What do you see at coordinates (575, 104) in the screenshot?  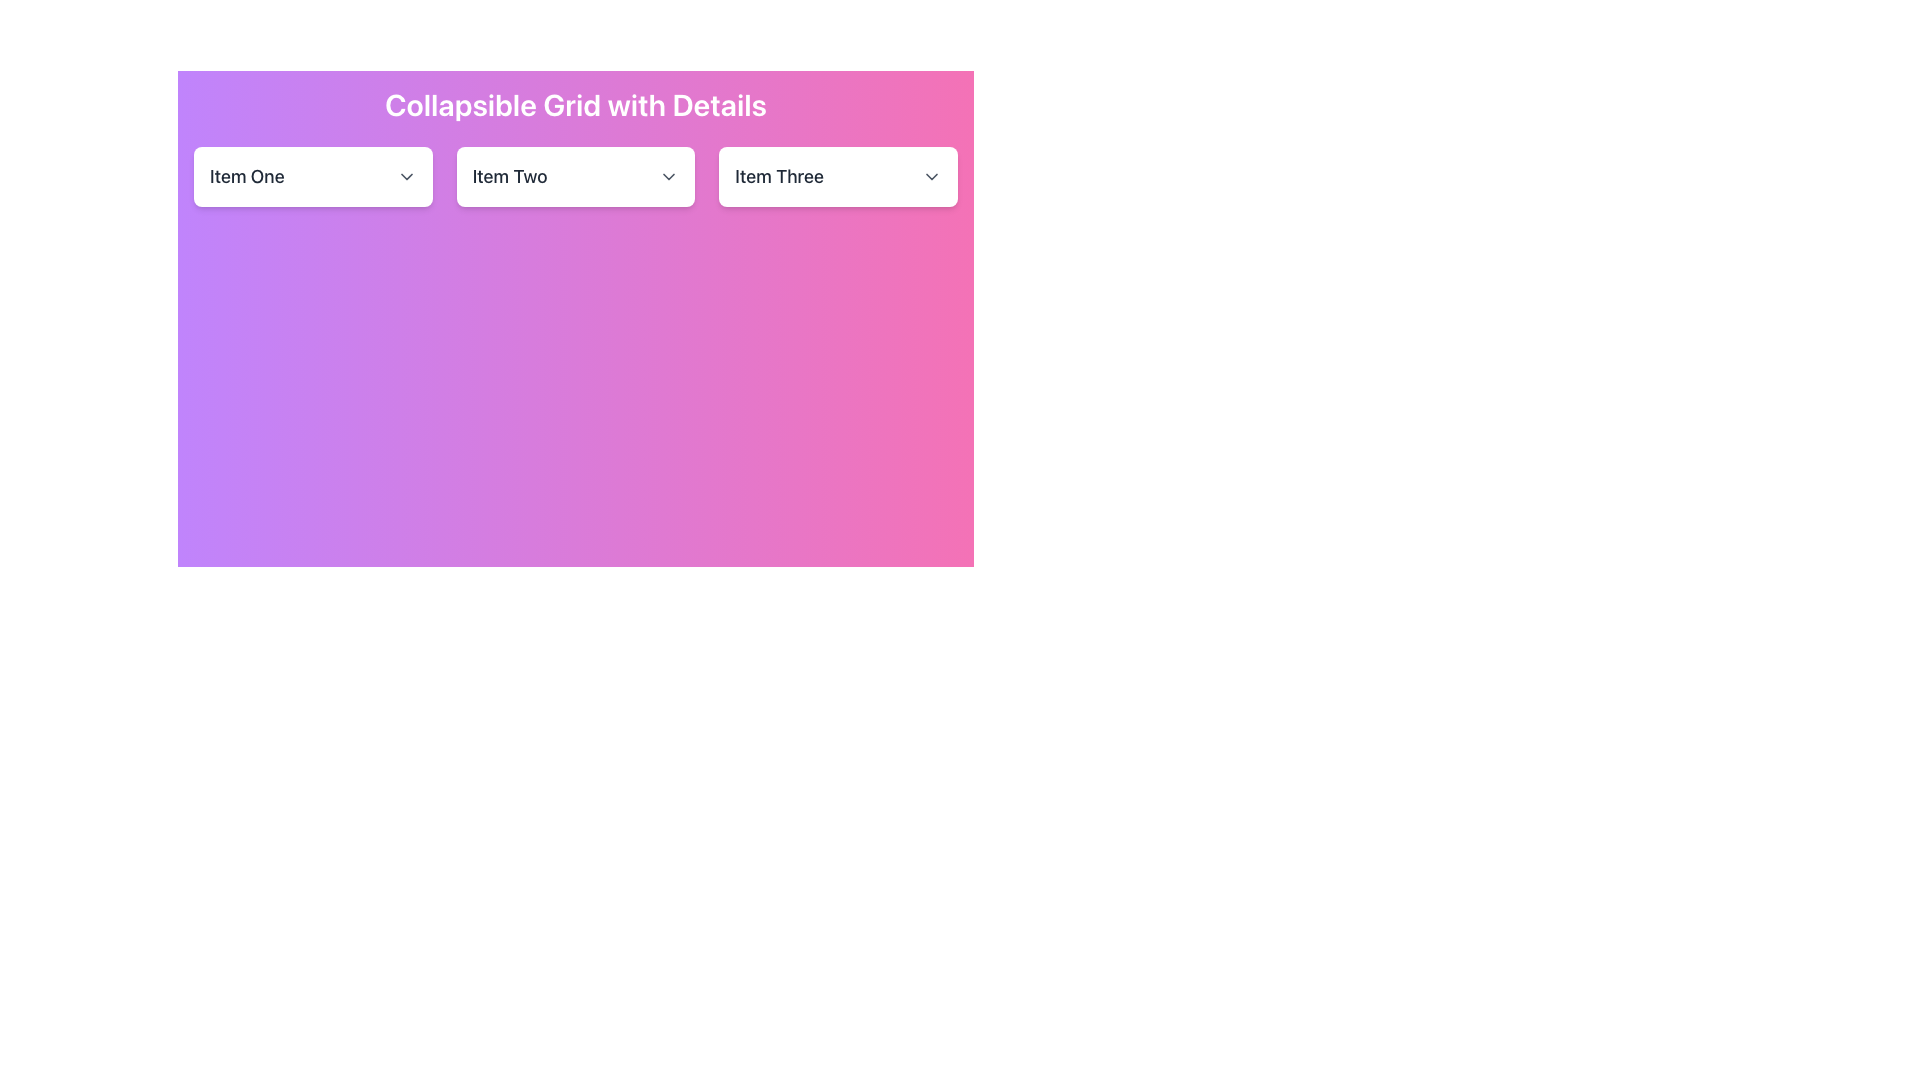 I see `label of the Text Header, which serves as the title for the section containing selectable items organized in a grid` at bounding box center [575, 104].